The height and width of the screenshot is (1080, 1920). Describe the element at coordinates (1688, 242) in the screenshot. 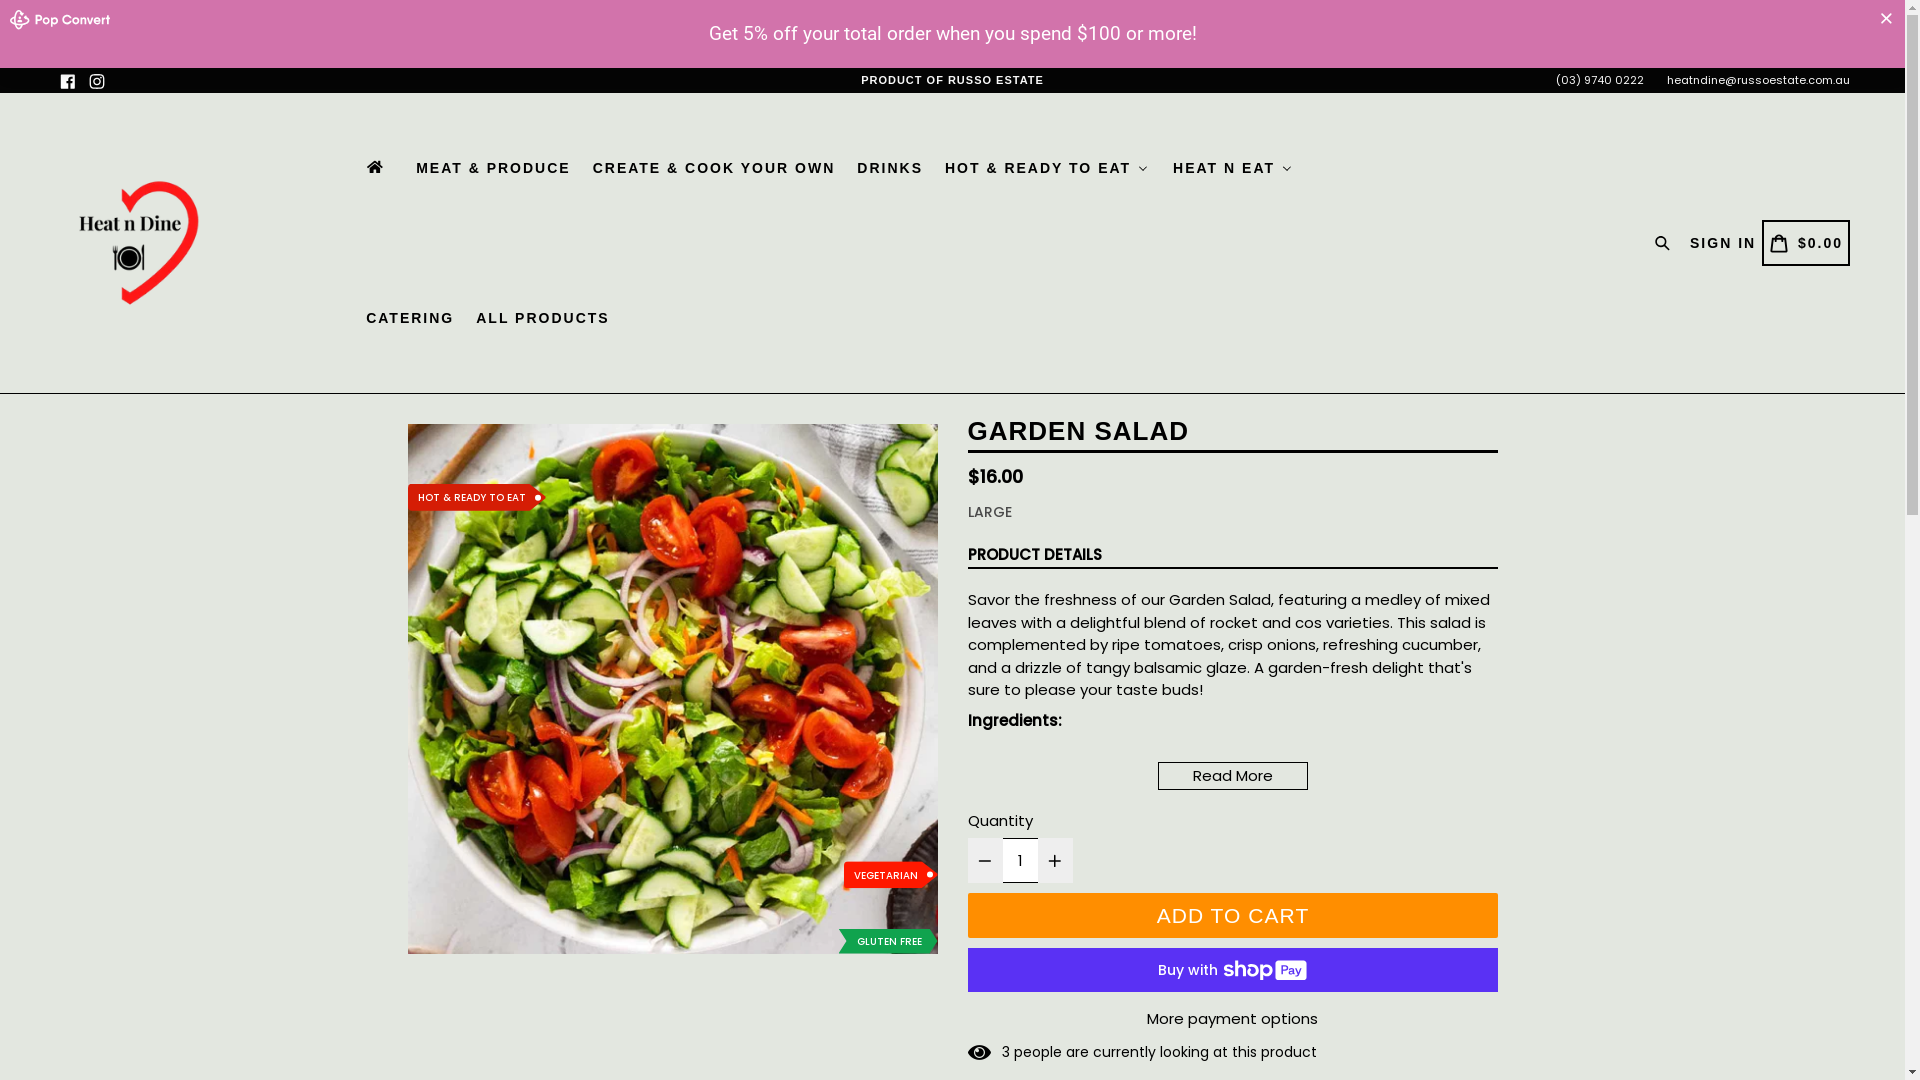

I see `'SIGN IN'` at that location.